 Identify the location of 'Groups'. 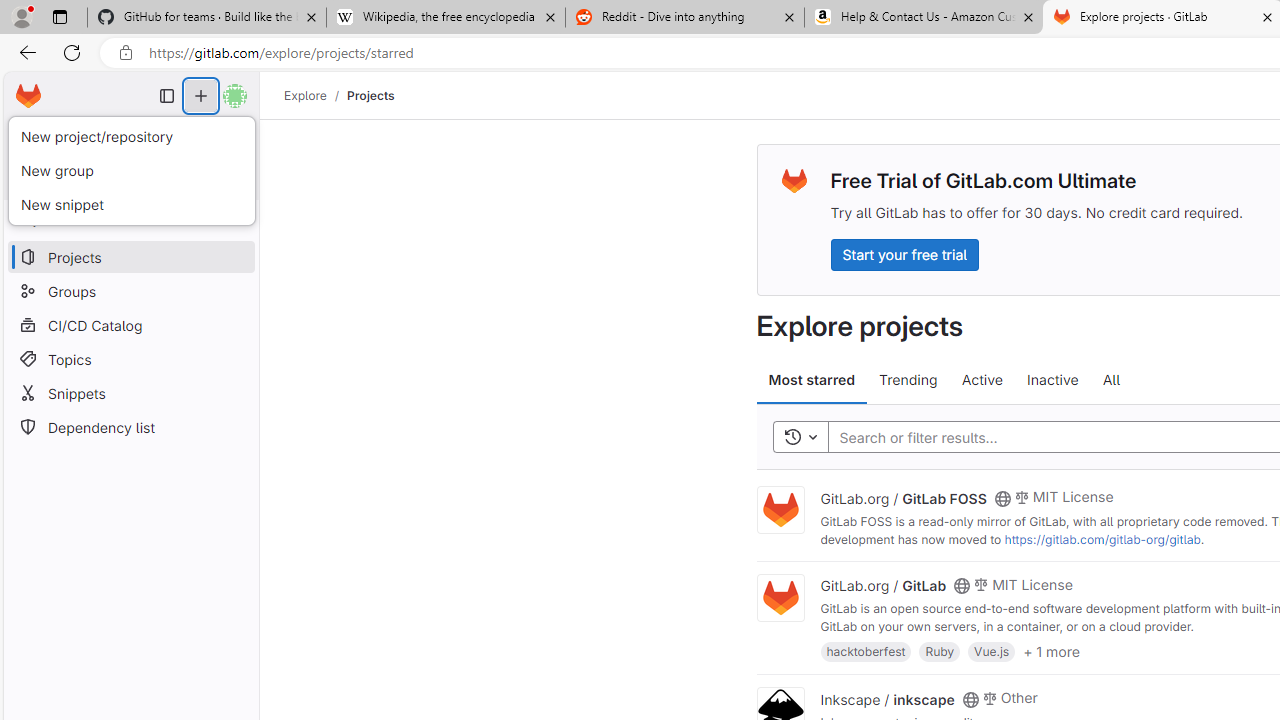
(130, 291).